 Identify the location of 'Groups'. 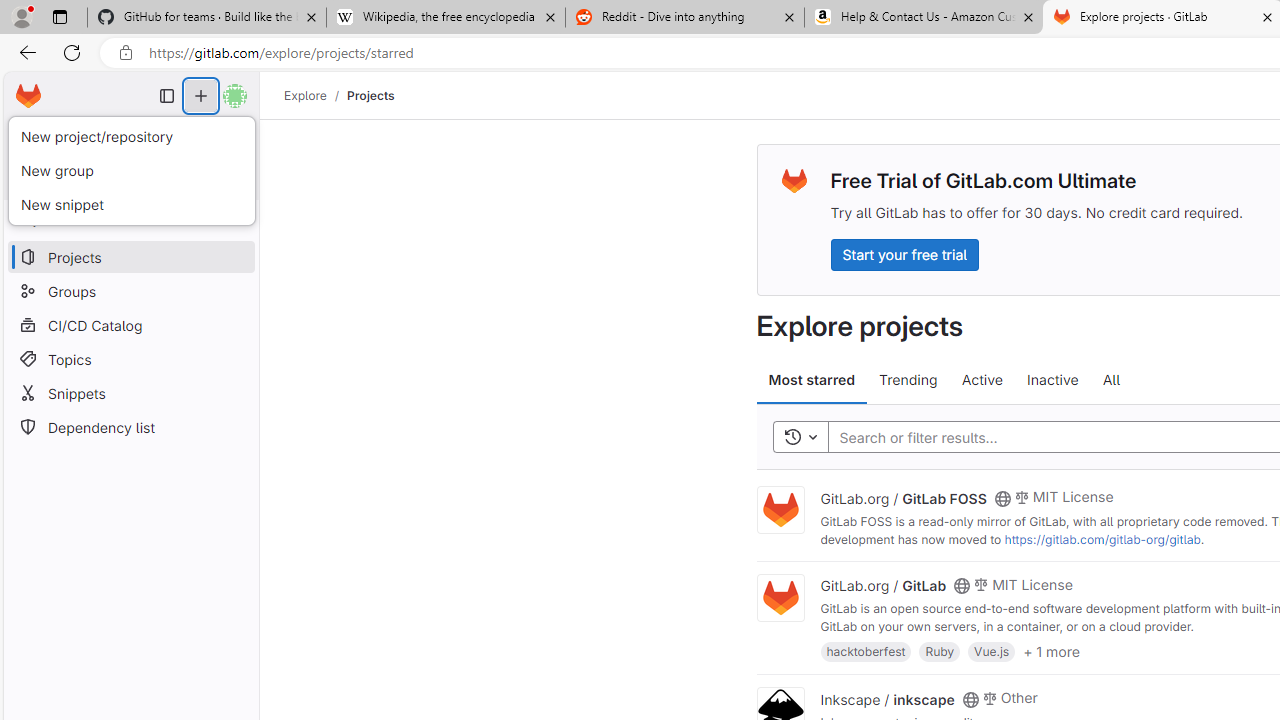
(130, 291).